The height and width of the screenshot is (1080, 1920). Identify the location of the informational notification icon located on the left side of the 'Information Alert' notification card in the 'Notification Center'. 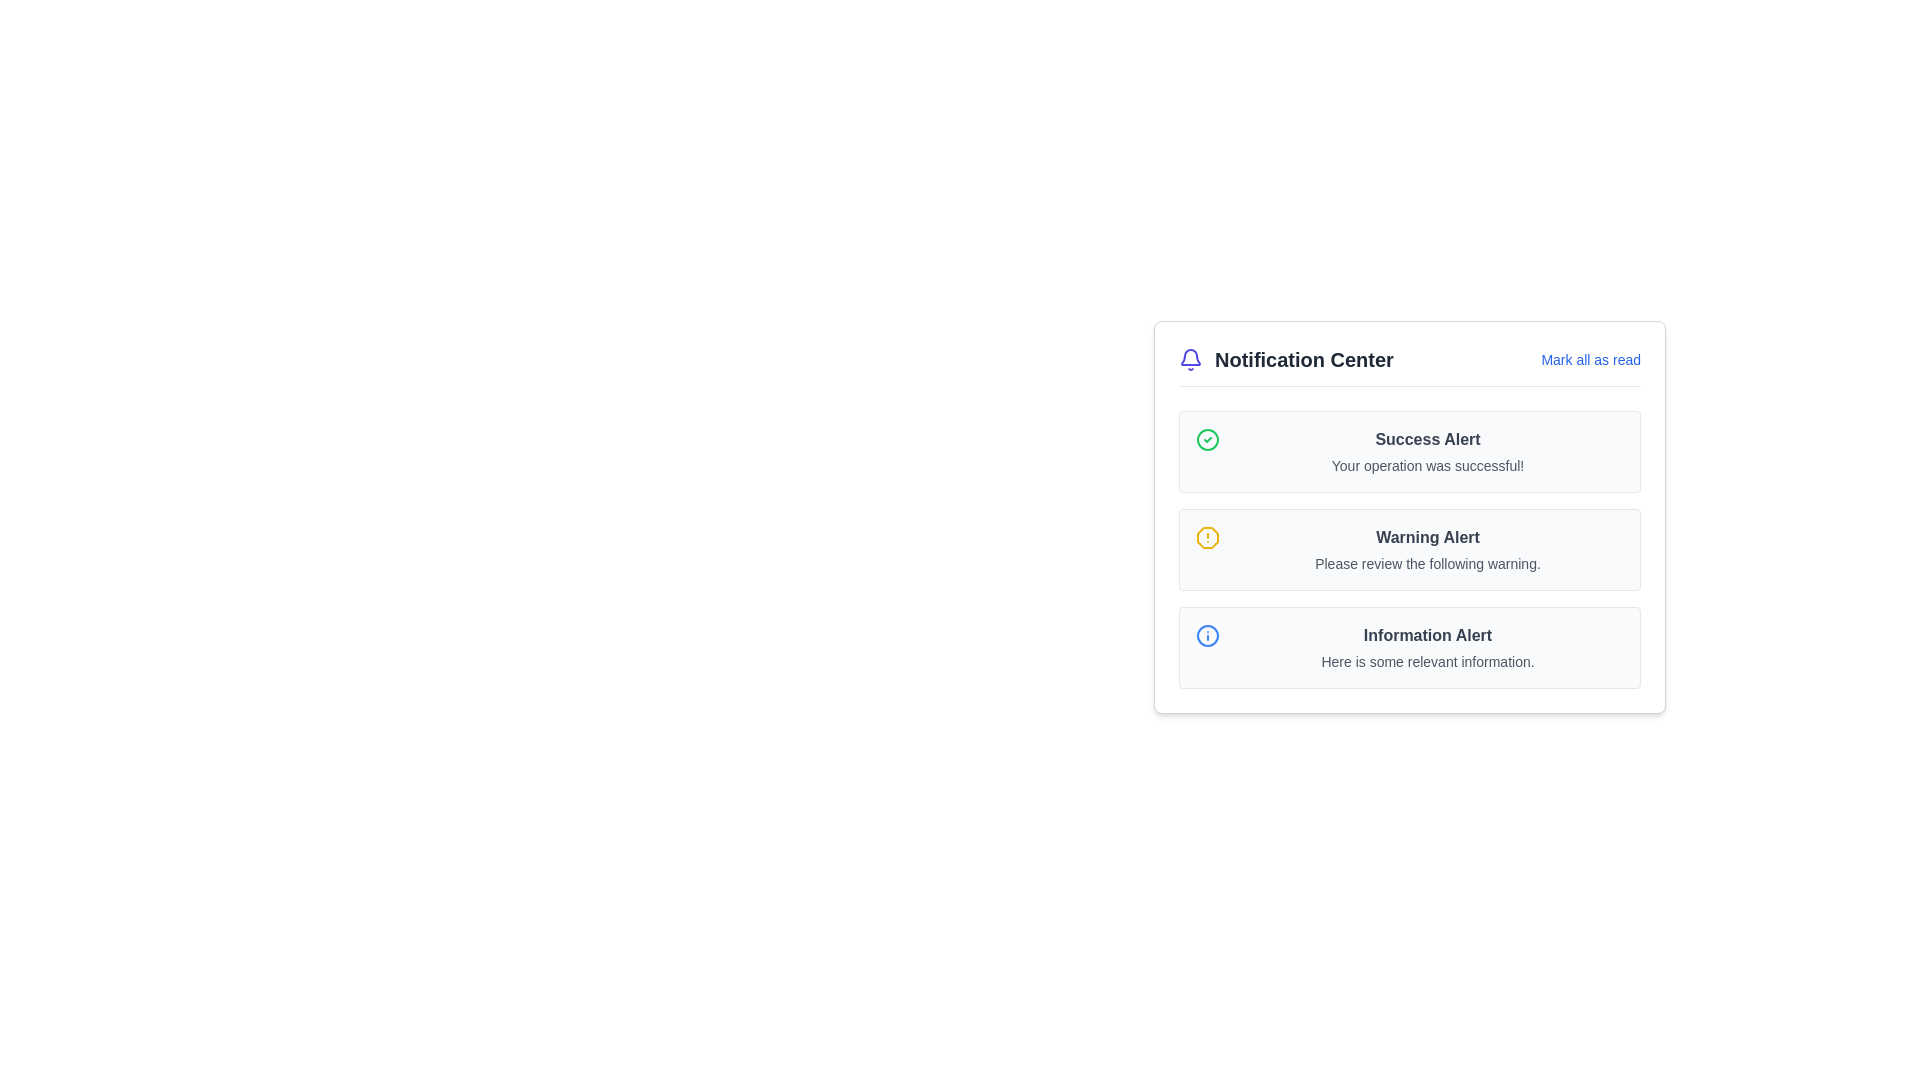
(1207, 636).